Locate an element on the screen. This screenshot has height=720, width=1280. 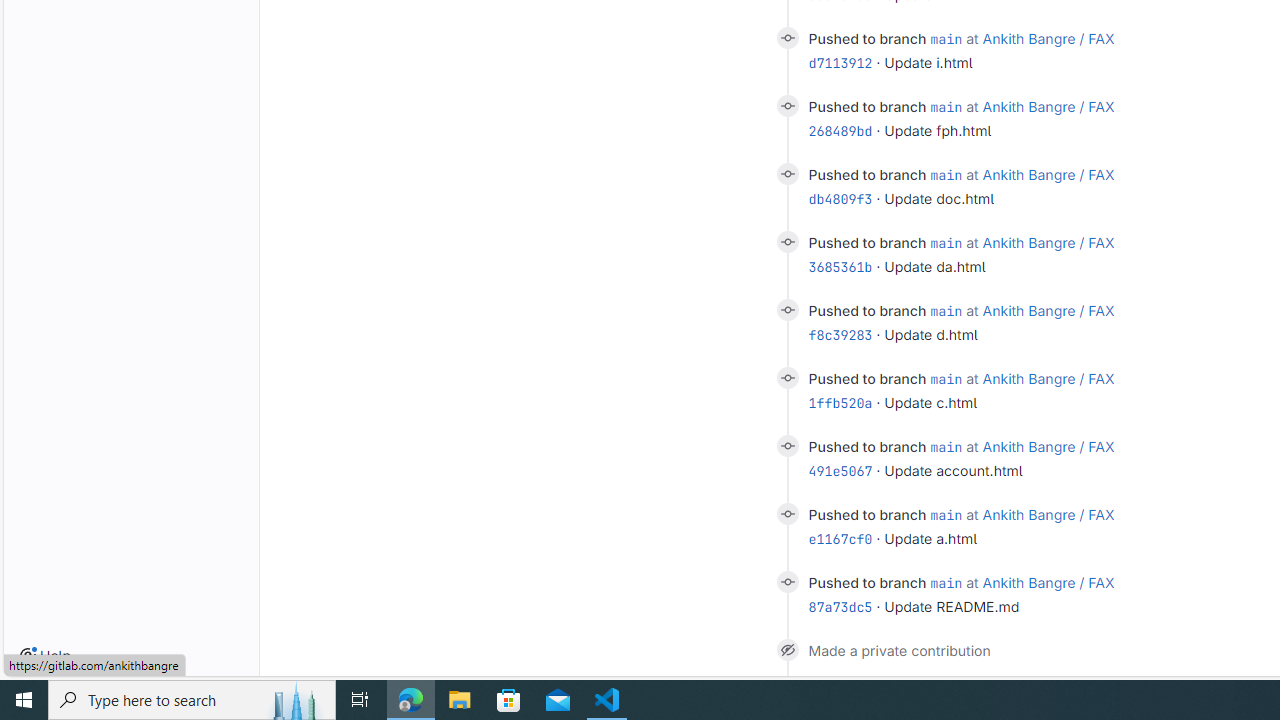
'd7113912' is located at coordinates (840, 61).